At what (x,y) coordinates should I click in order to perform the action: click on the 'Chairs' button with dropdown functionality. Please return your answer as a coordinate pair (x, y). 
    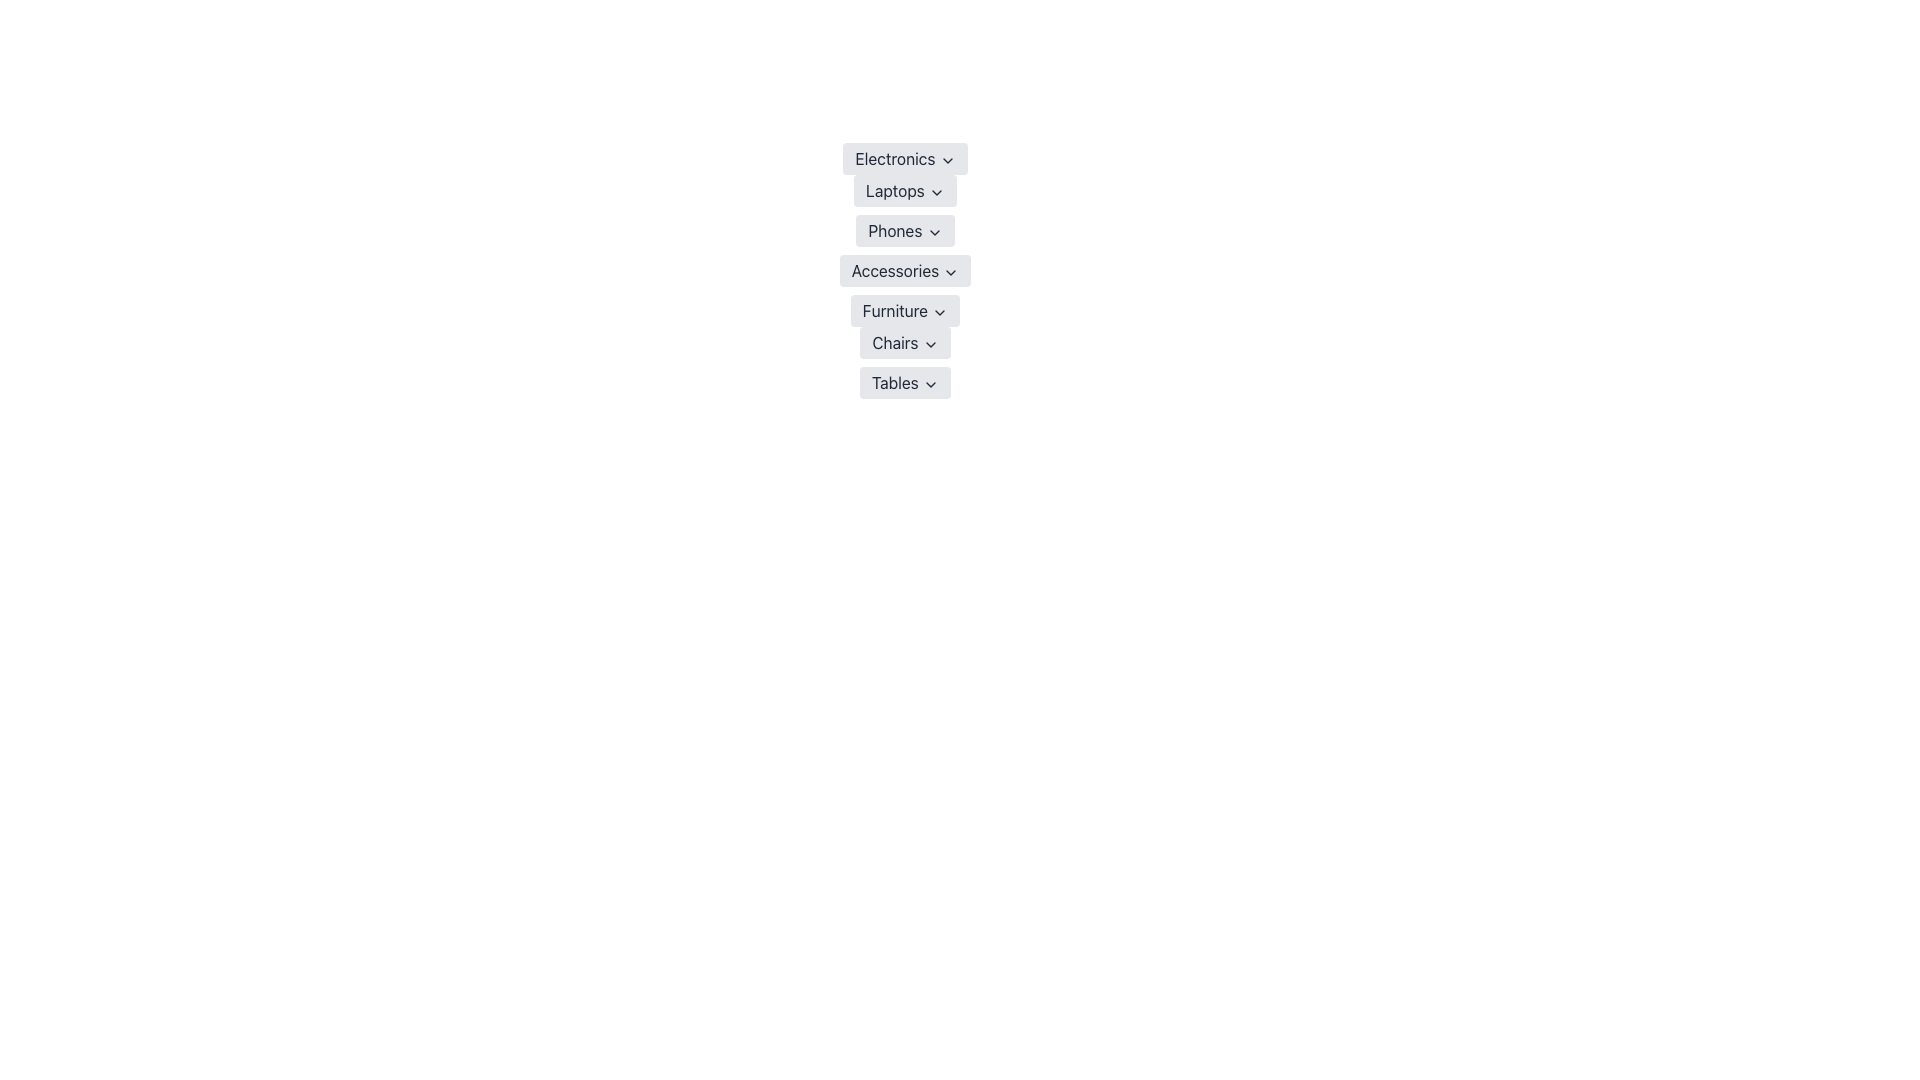
    Looking at the image, I should click on (904, 342).